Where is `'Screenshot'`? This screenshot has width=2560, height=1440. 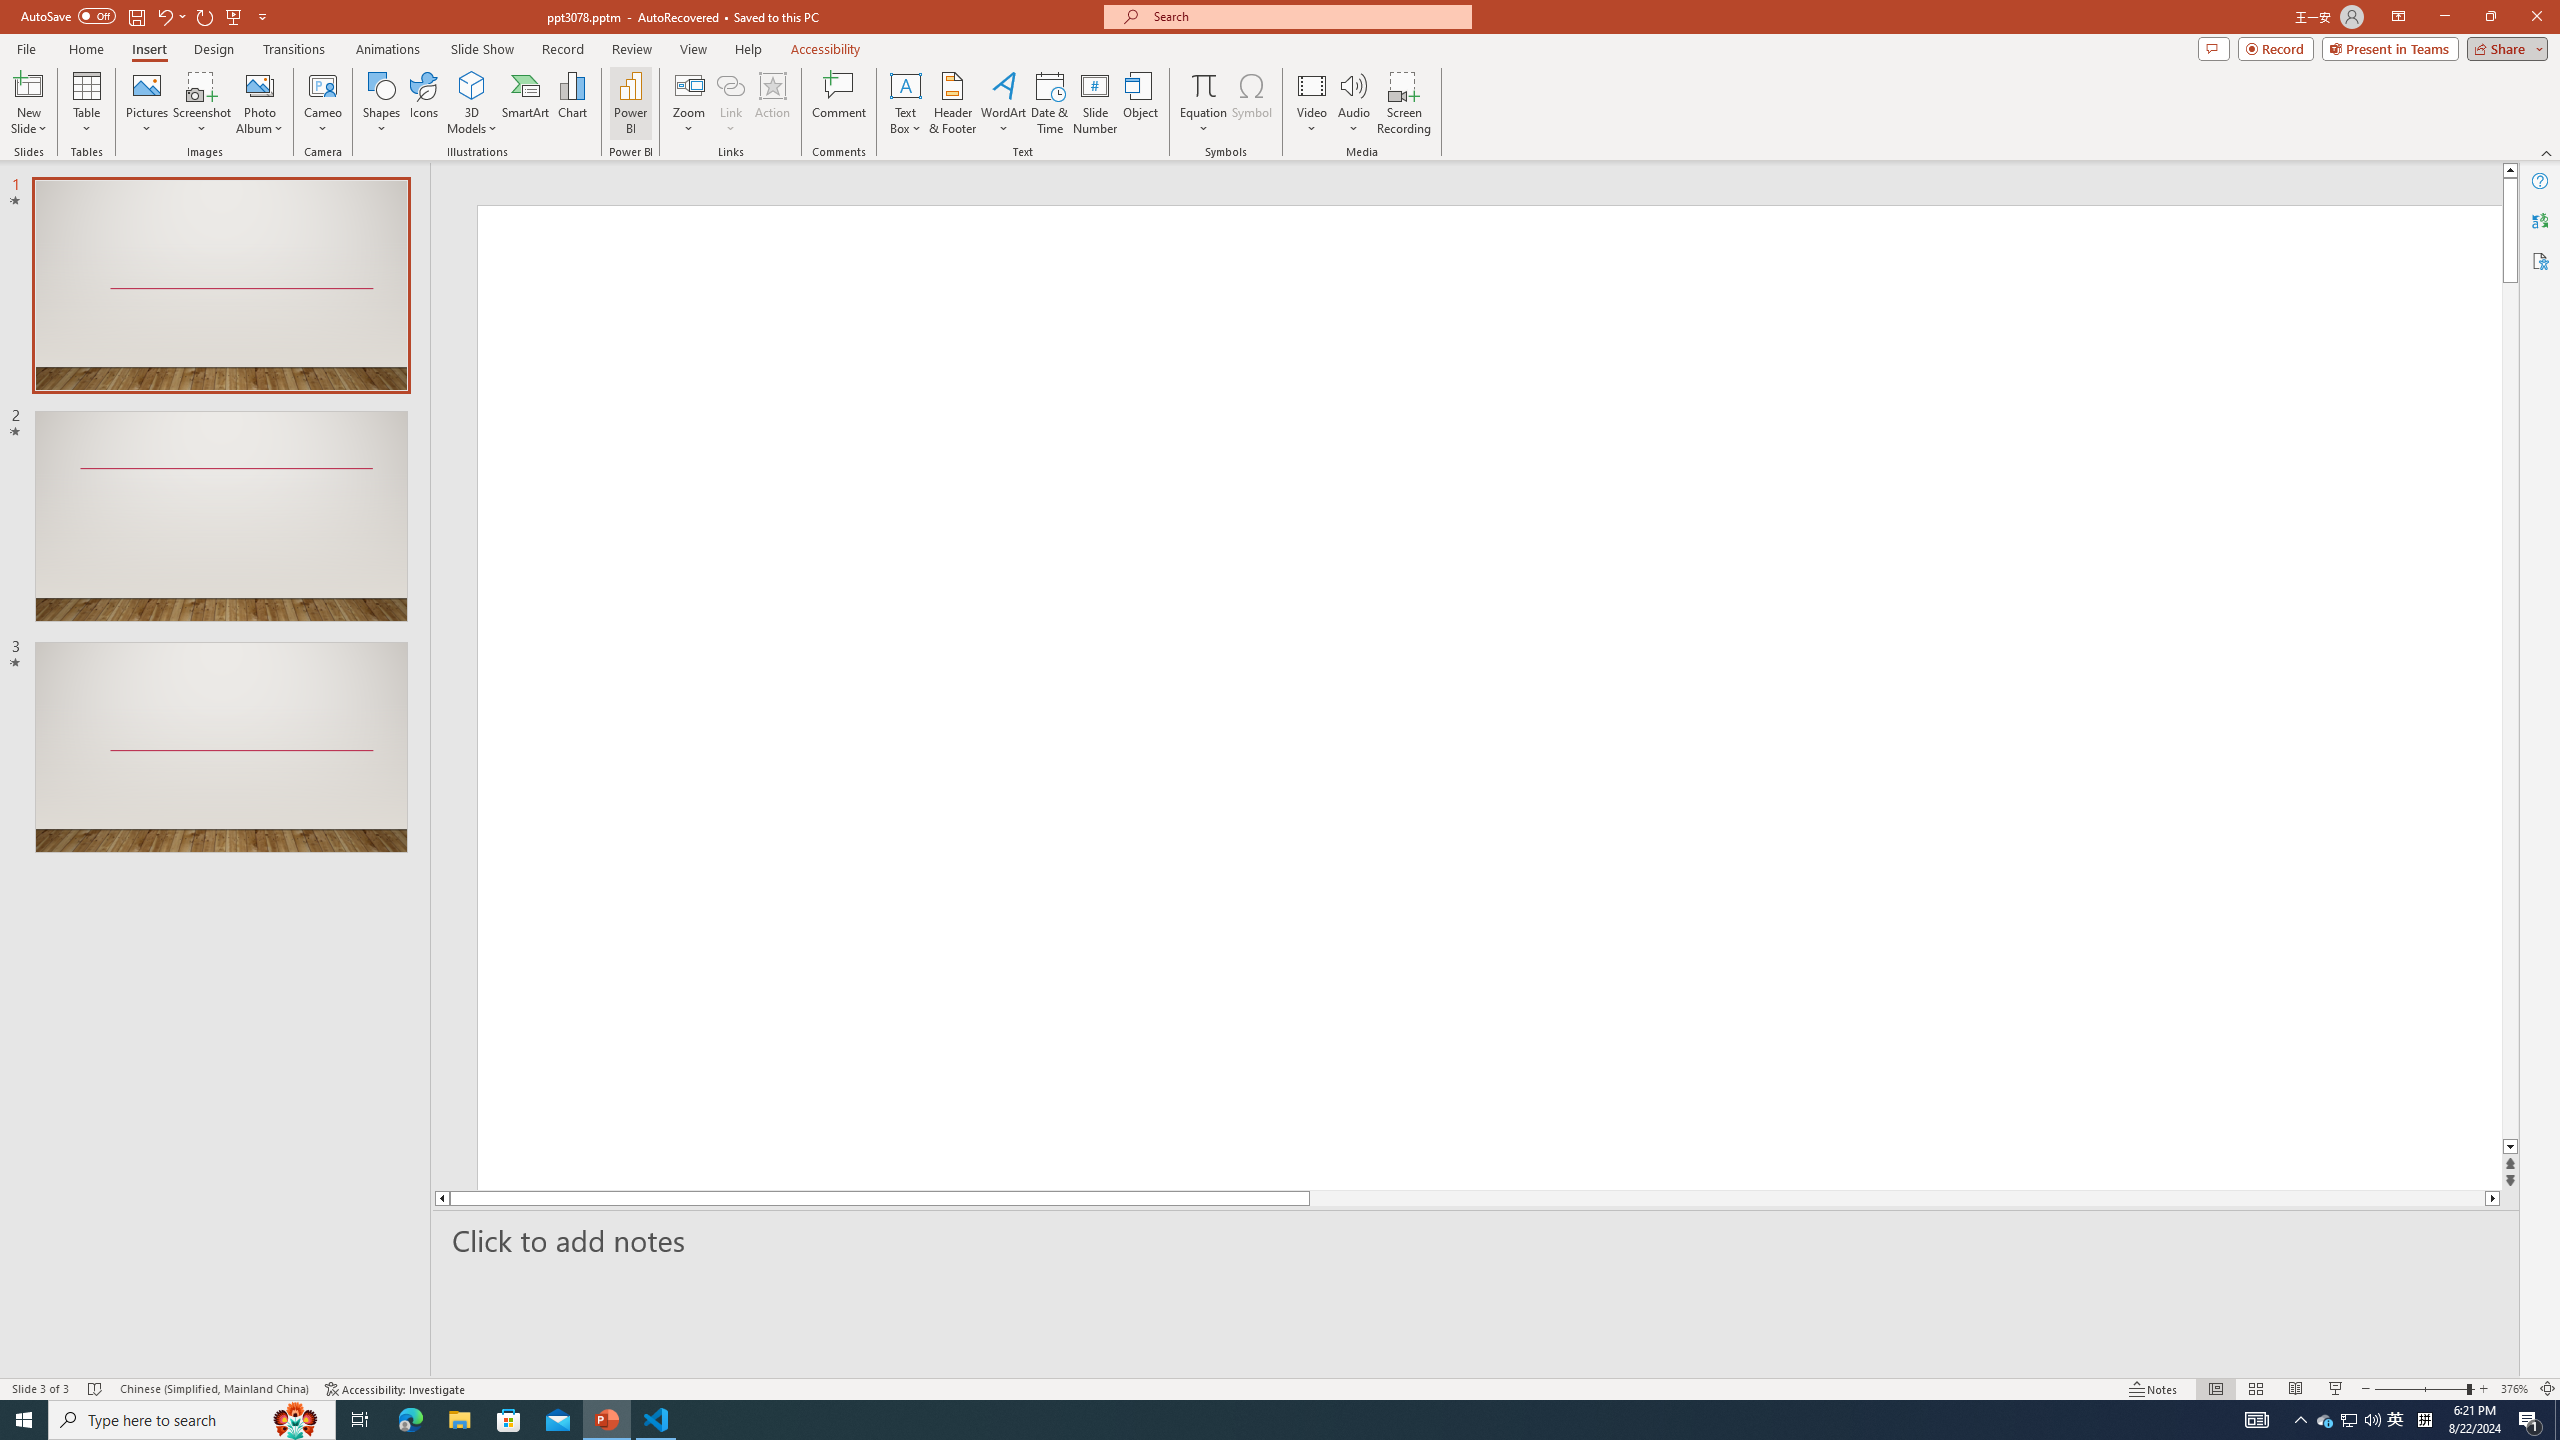
'Screenshot' is located at coordinates (201, 103).